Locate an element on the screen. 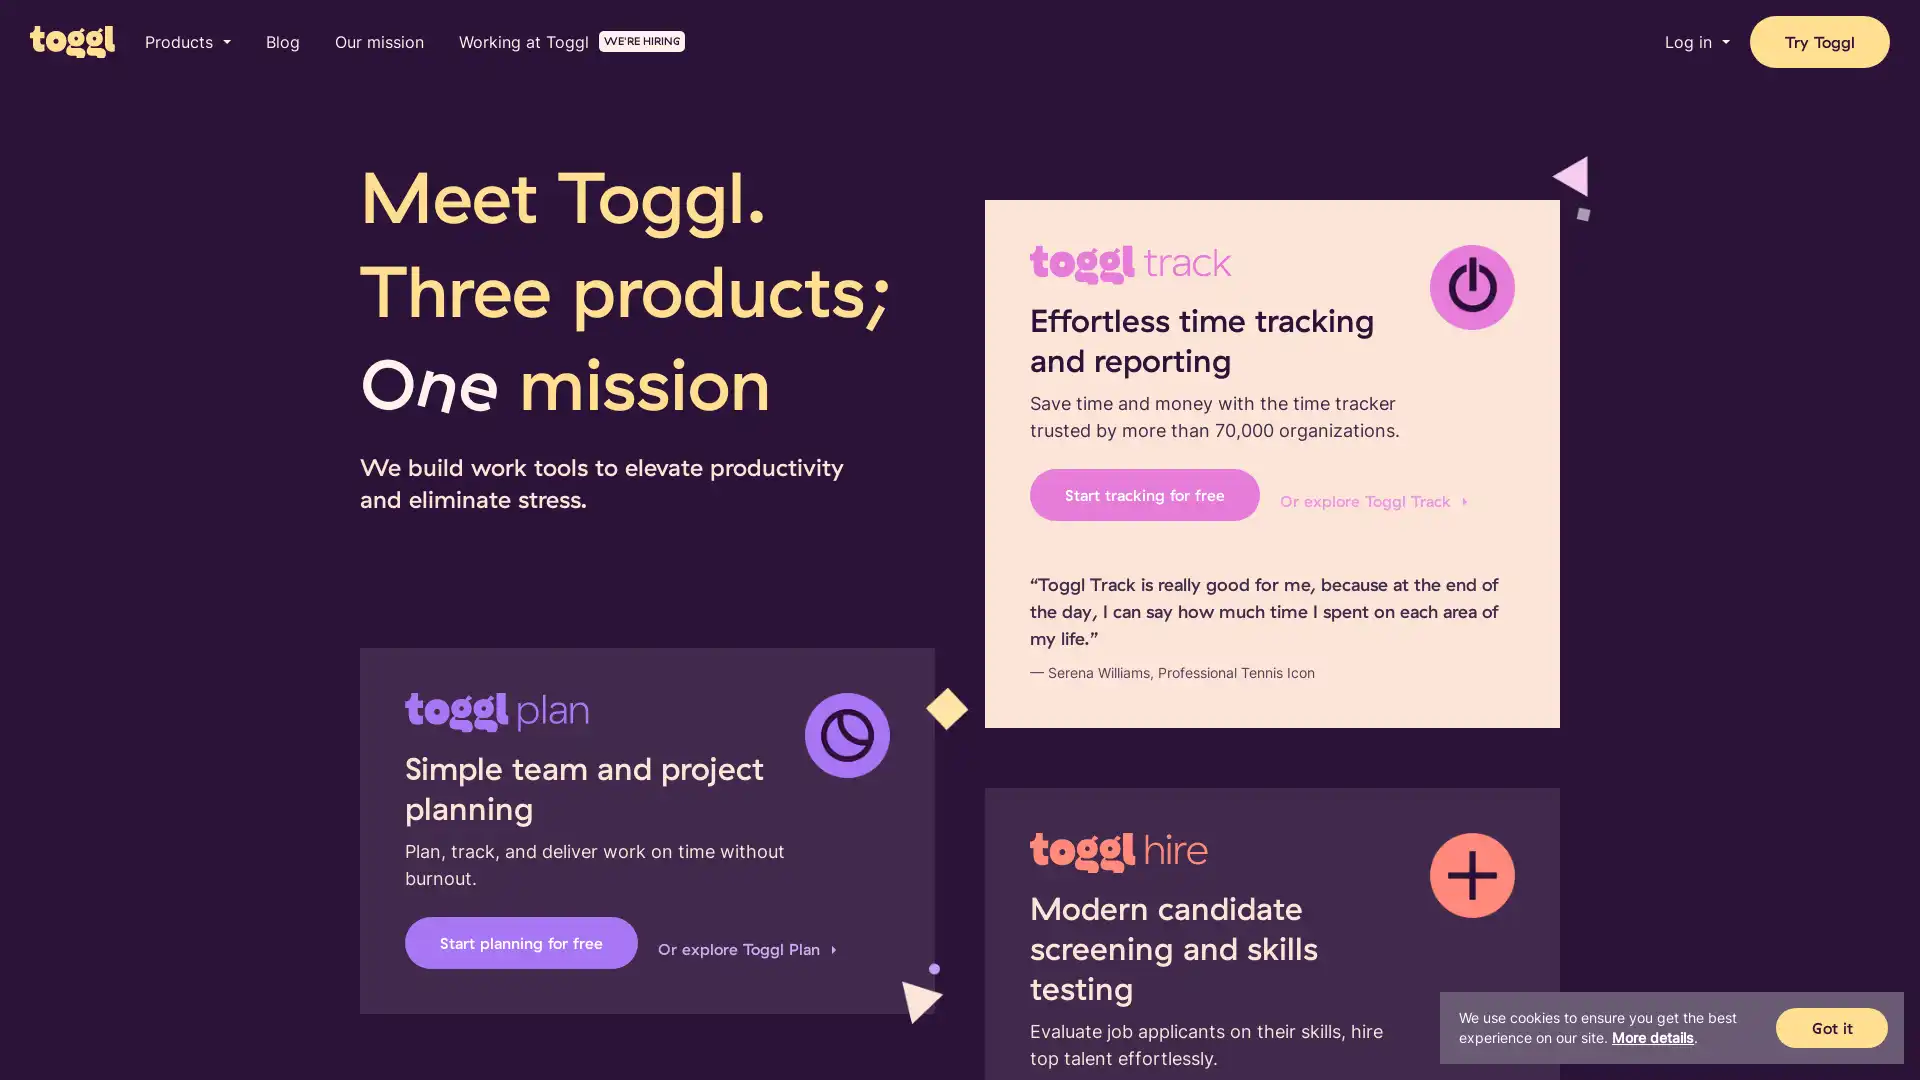 This screenshot has width=1920, height=1080. Got it is located at coordinates (1832, 1028).